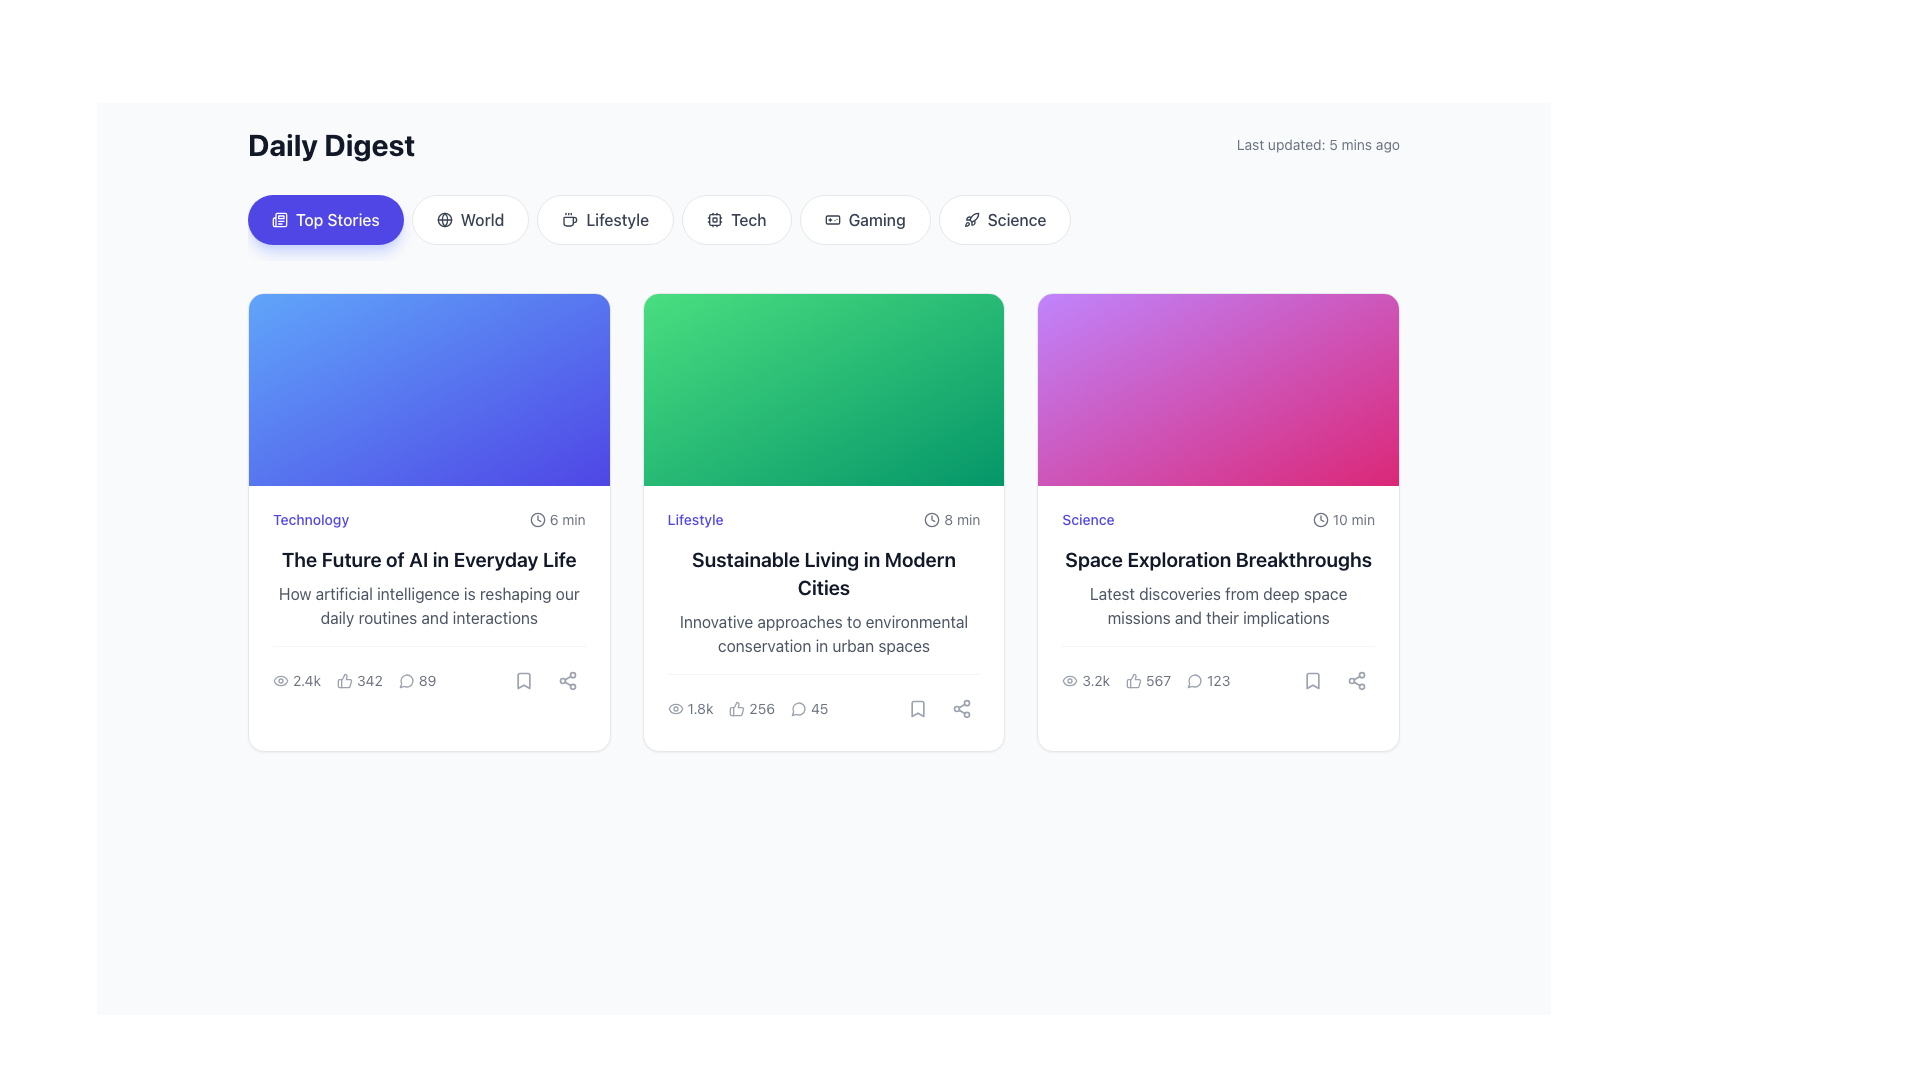 The height and width of the screenshot is (1080, 1920). Describe the element at coordinates (604, 219) in the screenshot. I see `the 'Lifestyle' button, which is a pill-shaped button with a coffee cup icon, to filter content` at that location.